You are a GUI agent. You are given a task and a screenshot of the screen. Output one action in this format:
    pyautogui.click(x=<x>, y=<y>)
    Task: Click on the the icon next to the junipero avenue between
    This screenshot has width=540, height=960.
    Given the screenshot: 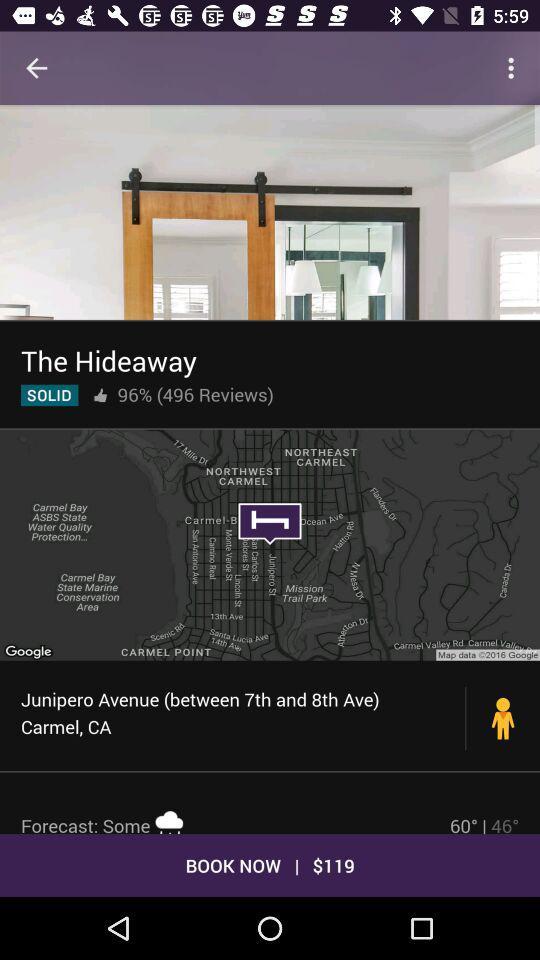 What is the action you would take?
    pyautogui.click(x=502, y=718)
    